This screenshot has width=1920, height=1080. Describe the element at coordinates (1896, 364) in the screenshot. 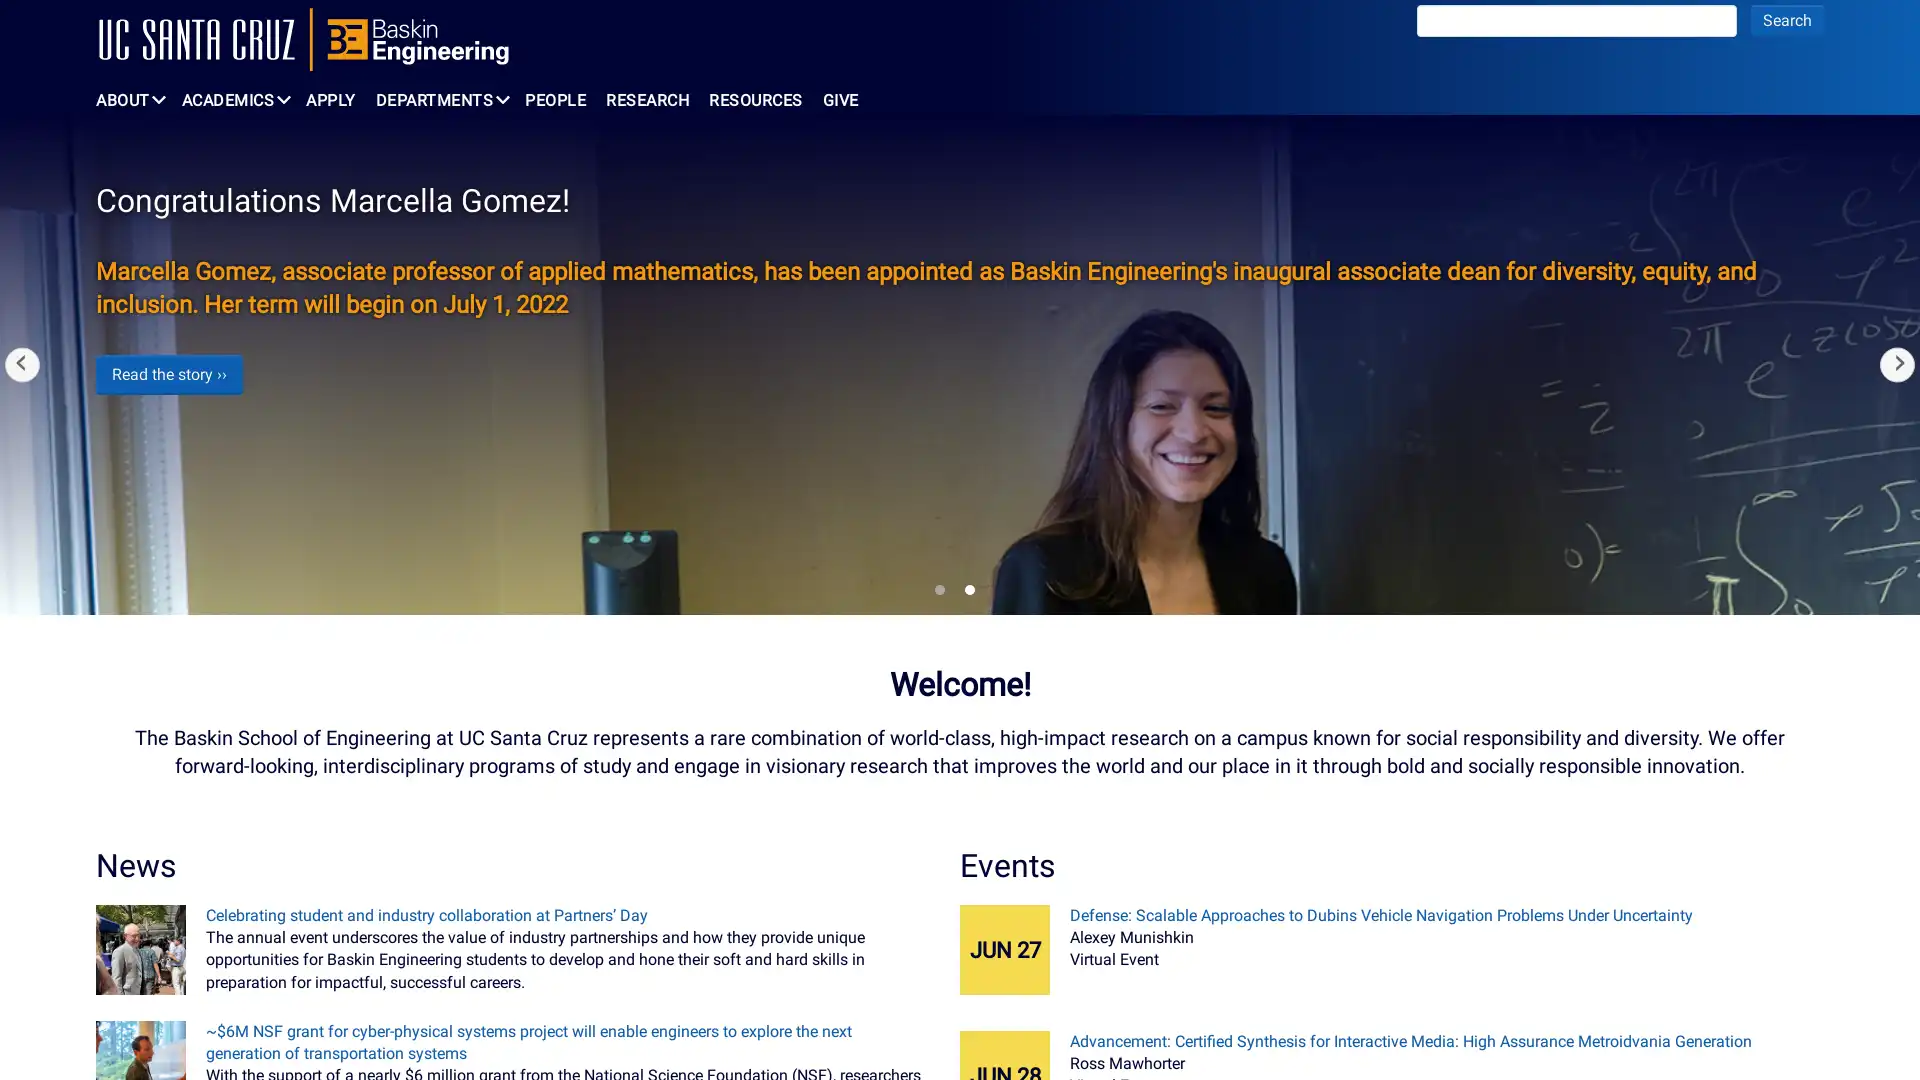

I see `Next` at that location.